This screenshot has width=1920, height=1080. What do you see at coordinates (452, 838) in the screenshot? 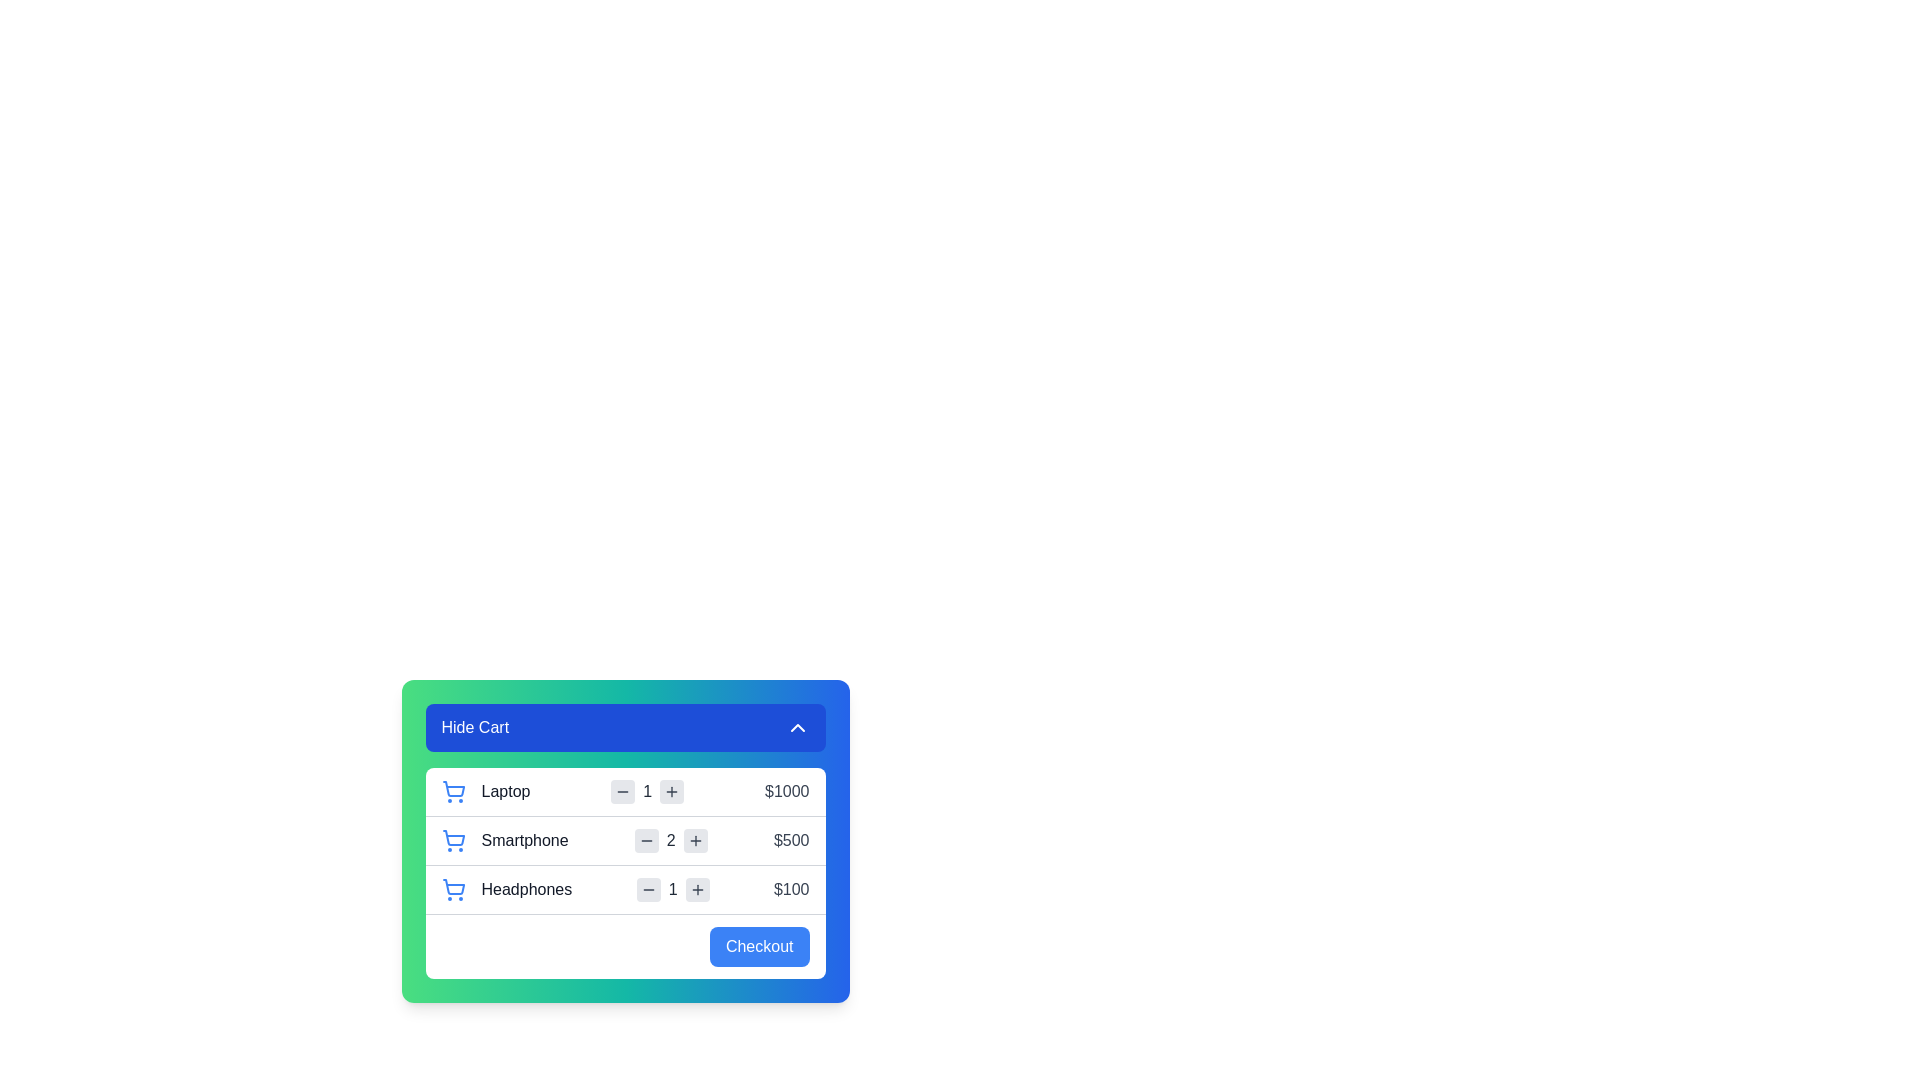
I see `the shopping cart icon element associated with the 'Smartphone' row in the shopping cart panel` at bounding box center [452, 838].